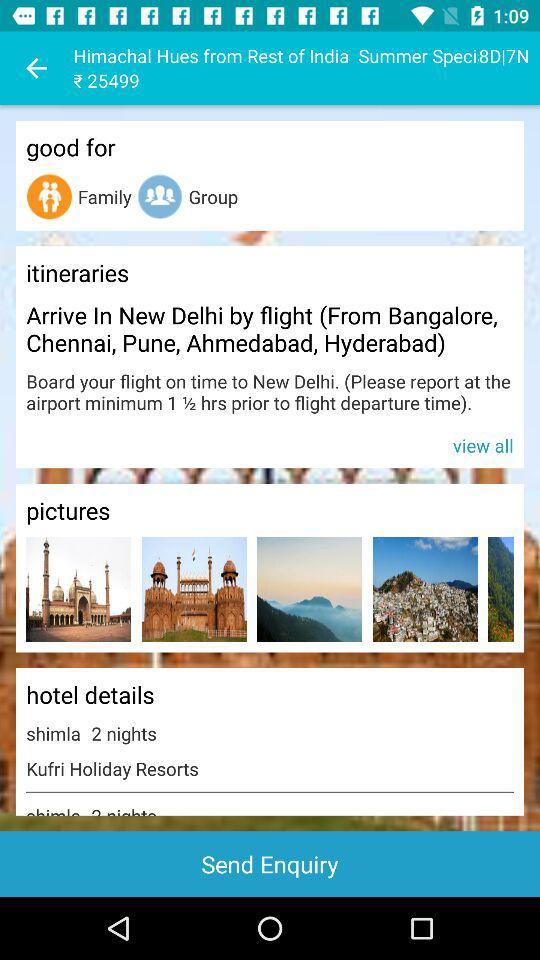  I want to click on app below shimla, so click(270, 863).